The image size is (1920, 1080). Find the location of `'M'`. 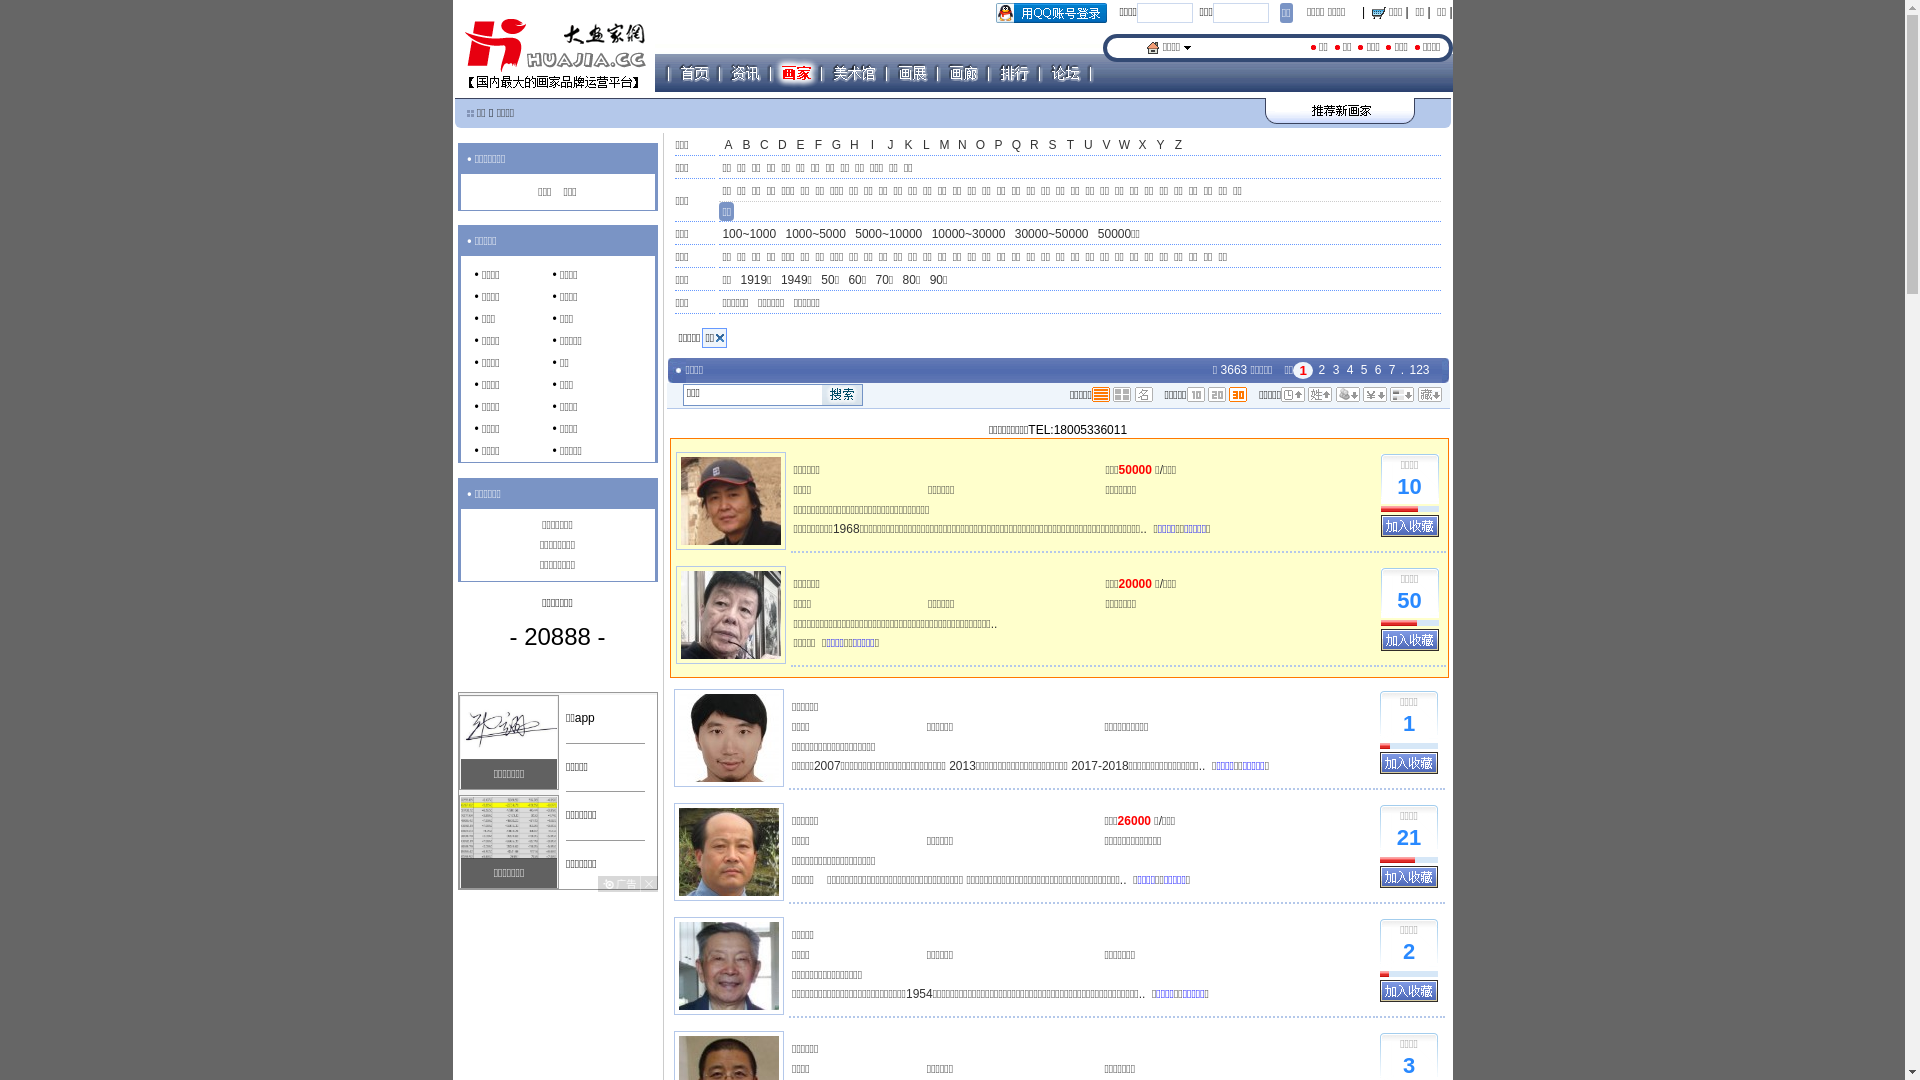

'M' is located at coordinates (943, 145).